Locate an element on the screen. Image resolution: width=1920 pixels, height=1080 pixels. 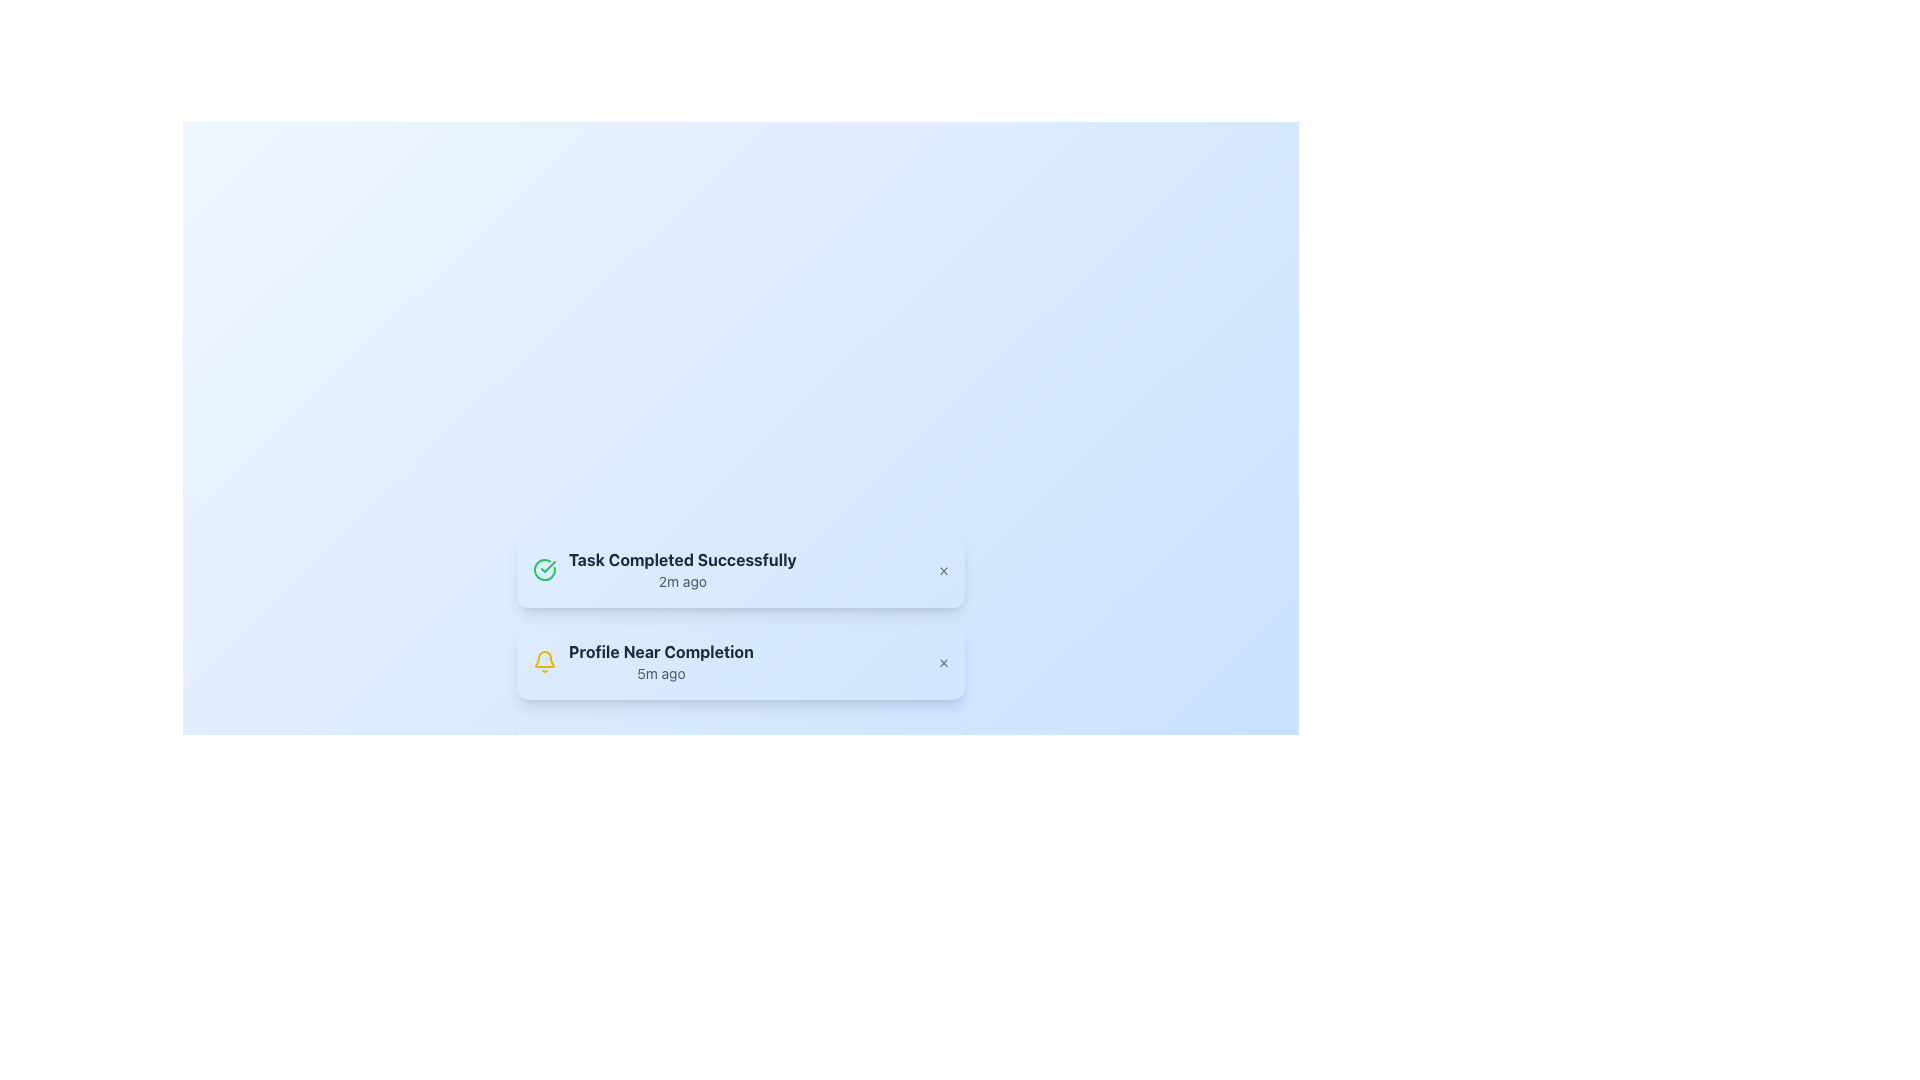
the notification text block titled 'Profile Near Completion' is located at coordinates (661, 662).